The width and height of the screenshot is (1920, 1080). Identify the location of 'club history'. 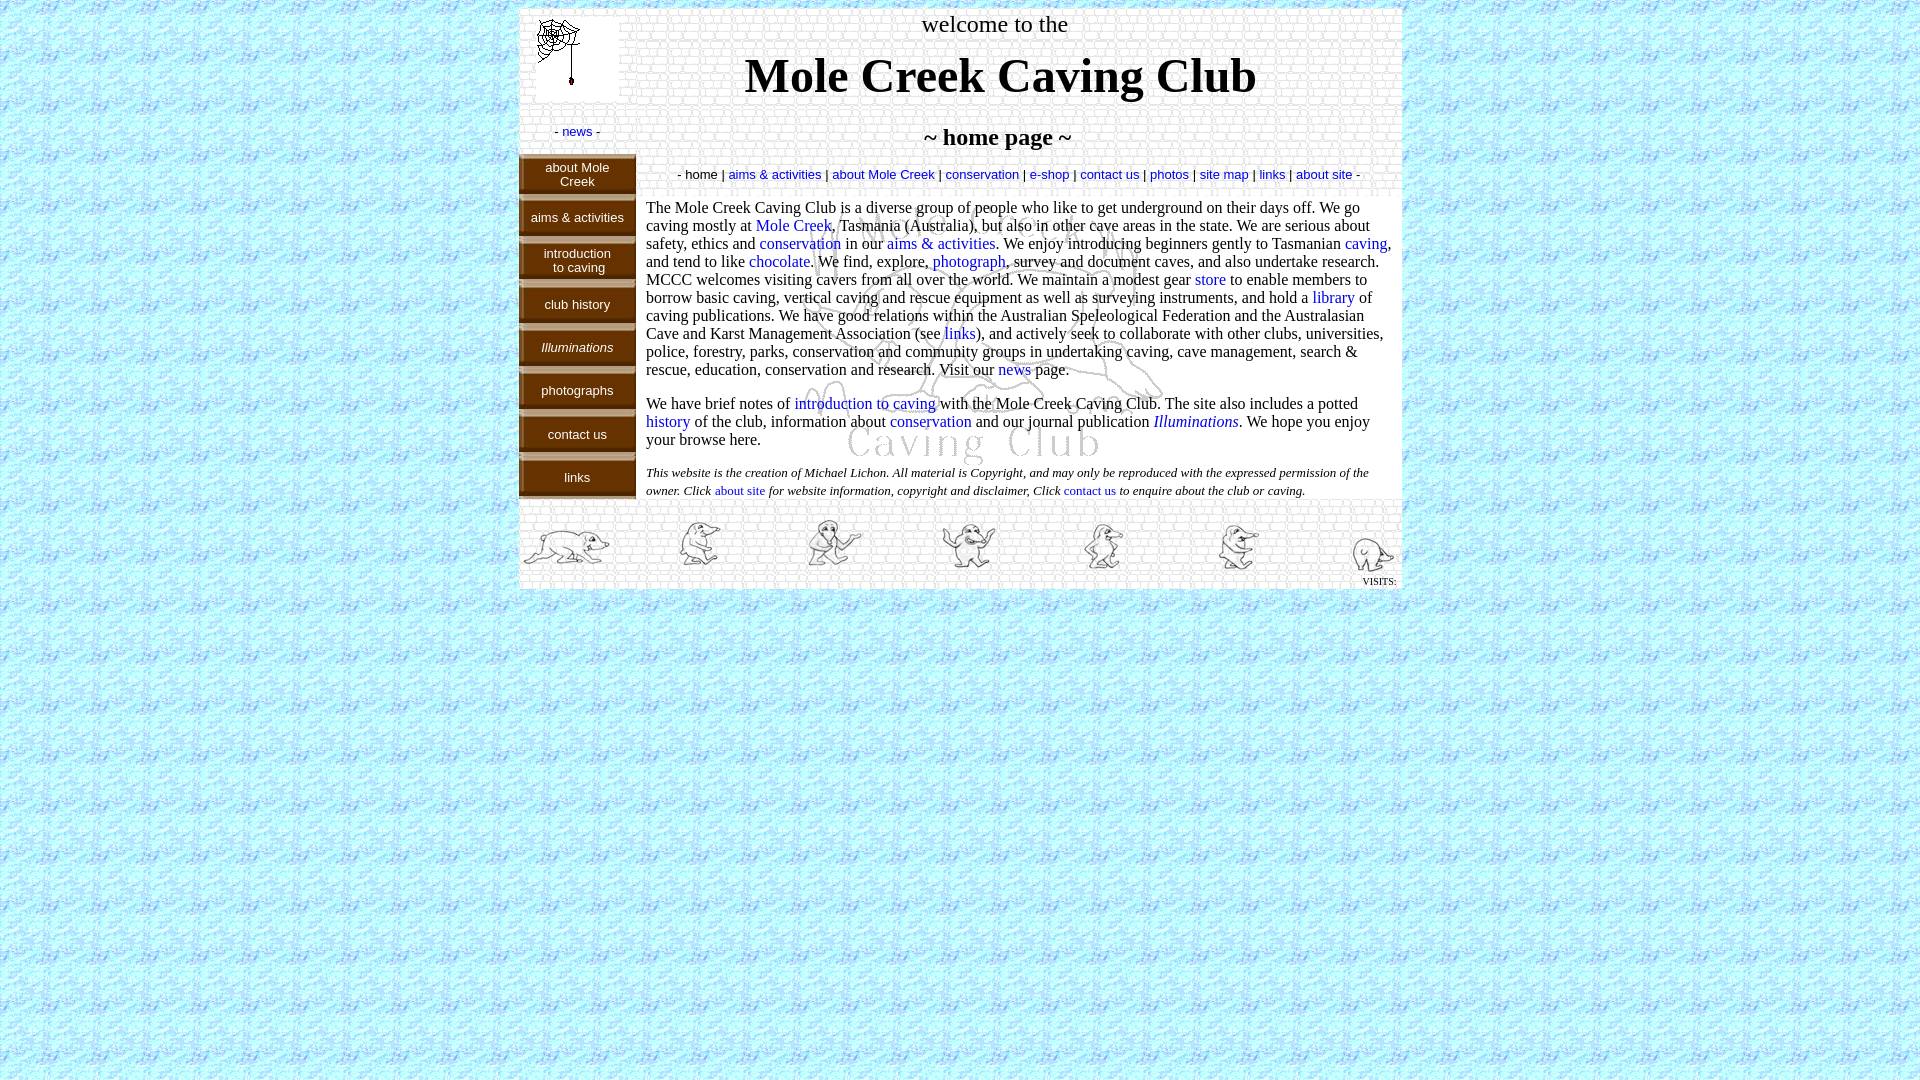
(575, 303).